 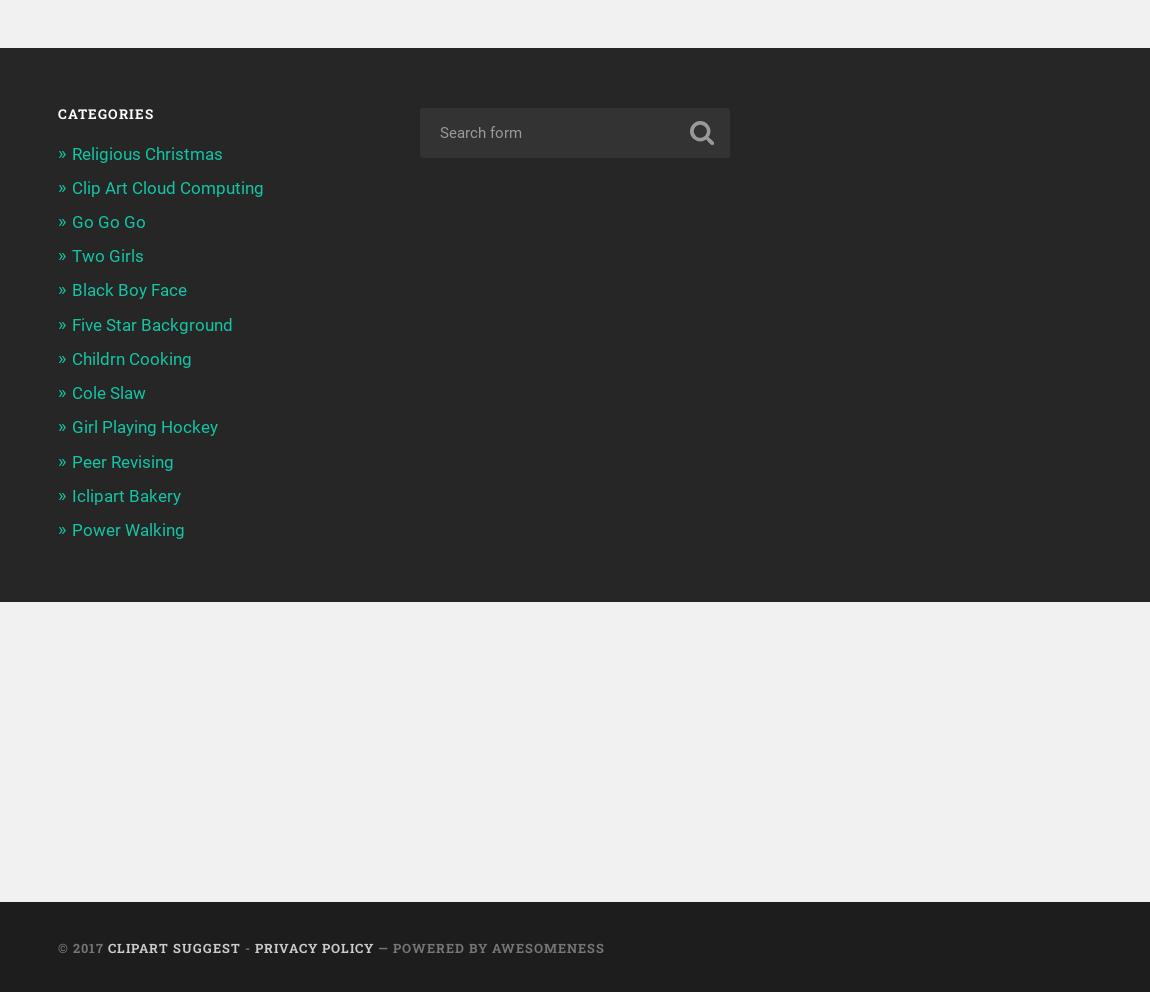 What do you see at coordinates (372, 946) in the screenshot?
I see `'— Powered by Awesomeness'` at bounding box center [372, 946].